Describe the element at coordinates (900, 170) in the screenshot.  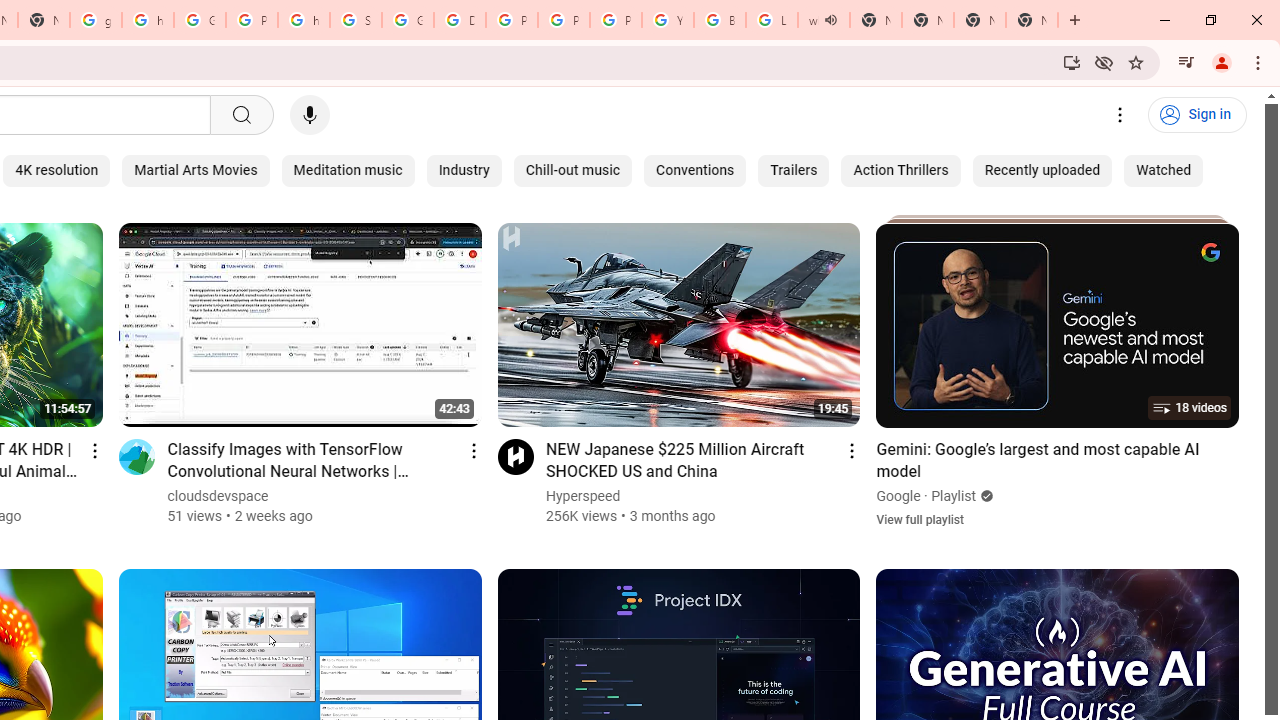
I see `'Action Thrillers'` at that location.